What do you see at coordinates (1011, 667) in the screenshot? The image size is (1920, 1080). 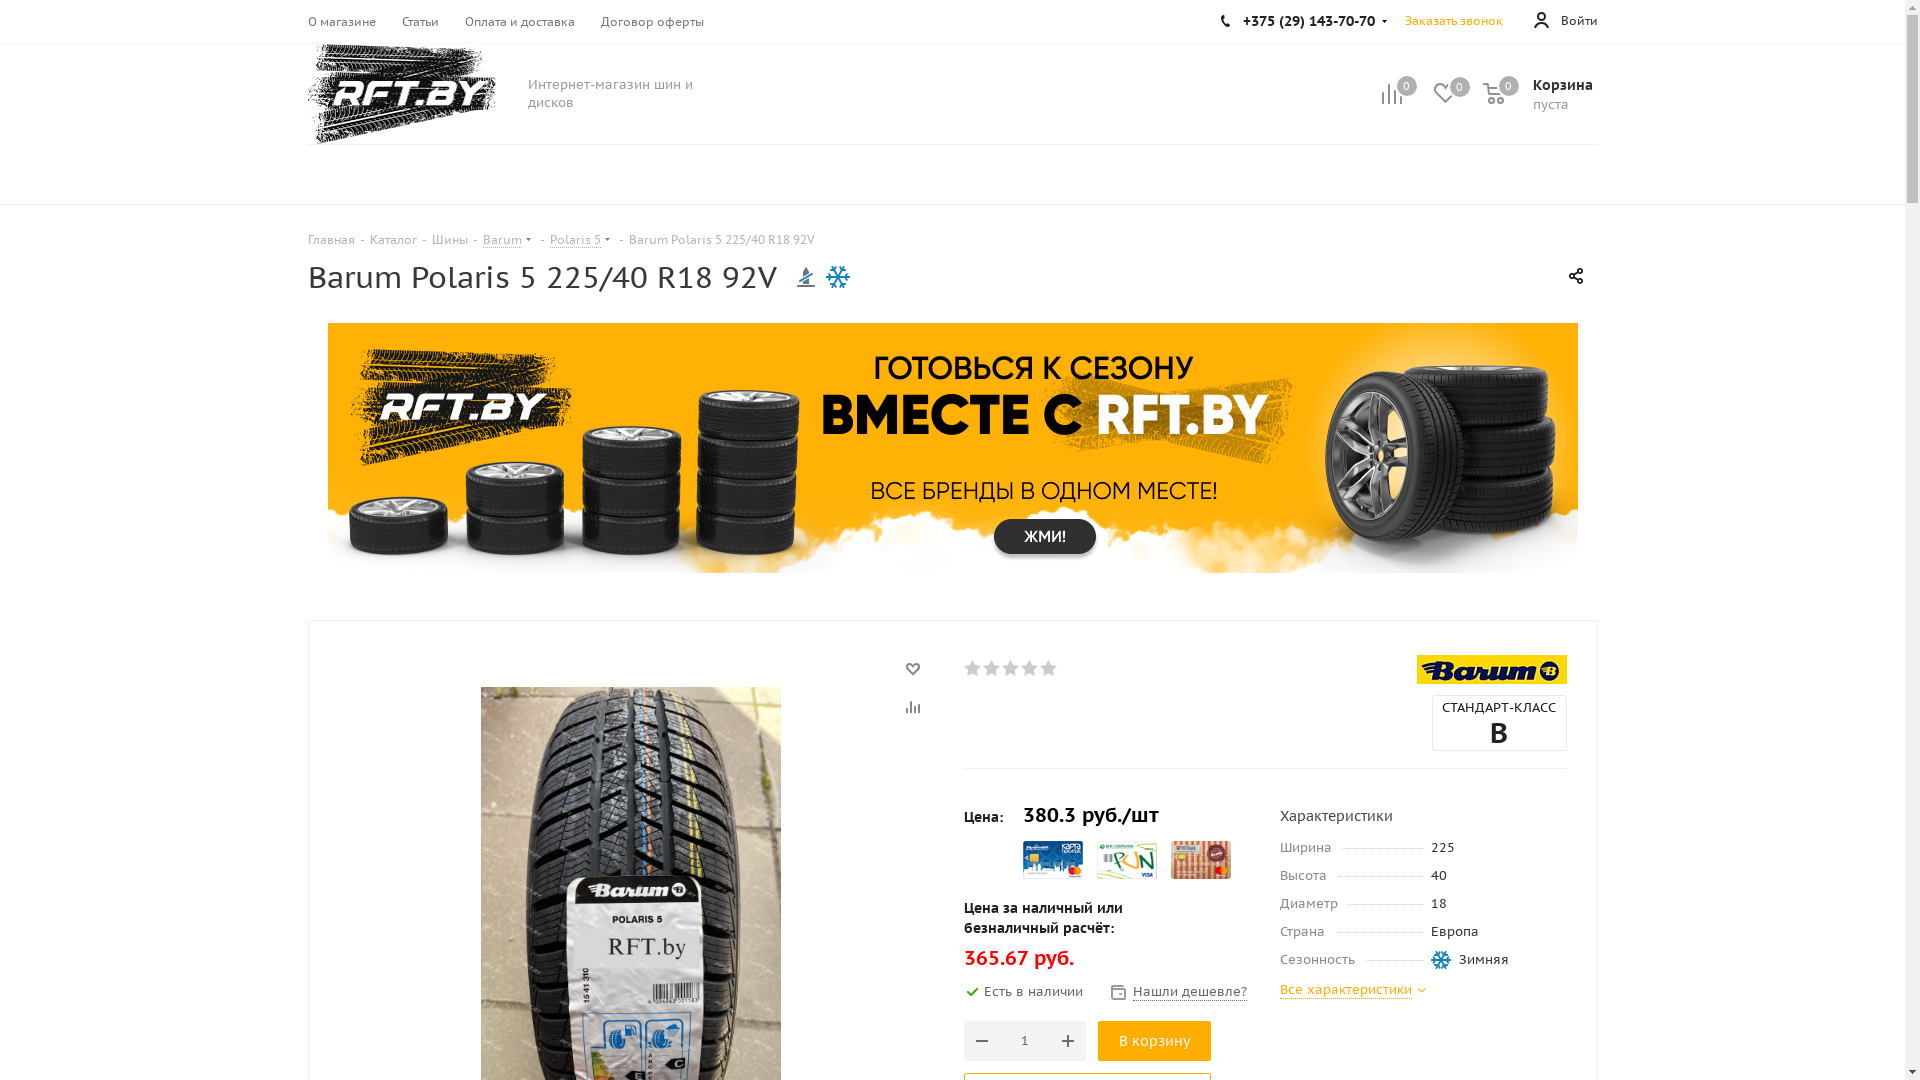 I see `'3'` at bounding box center [1011, 667].